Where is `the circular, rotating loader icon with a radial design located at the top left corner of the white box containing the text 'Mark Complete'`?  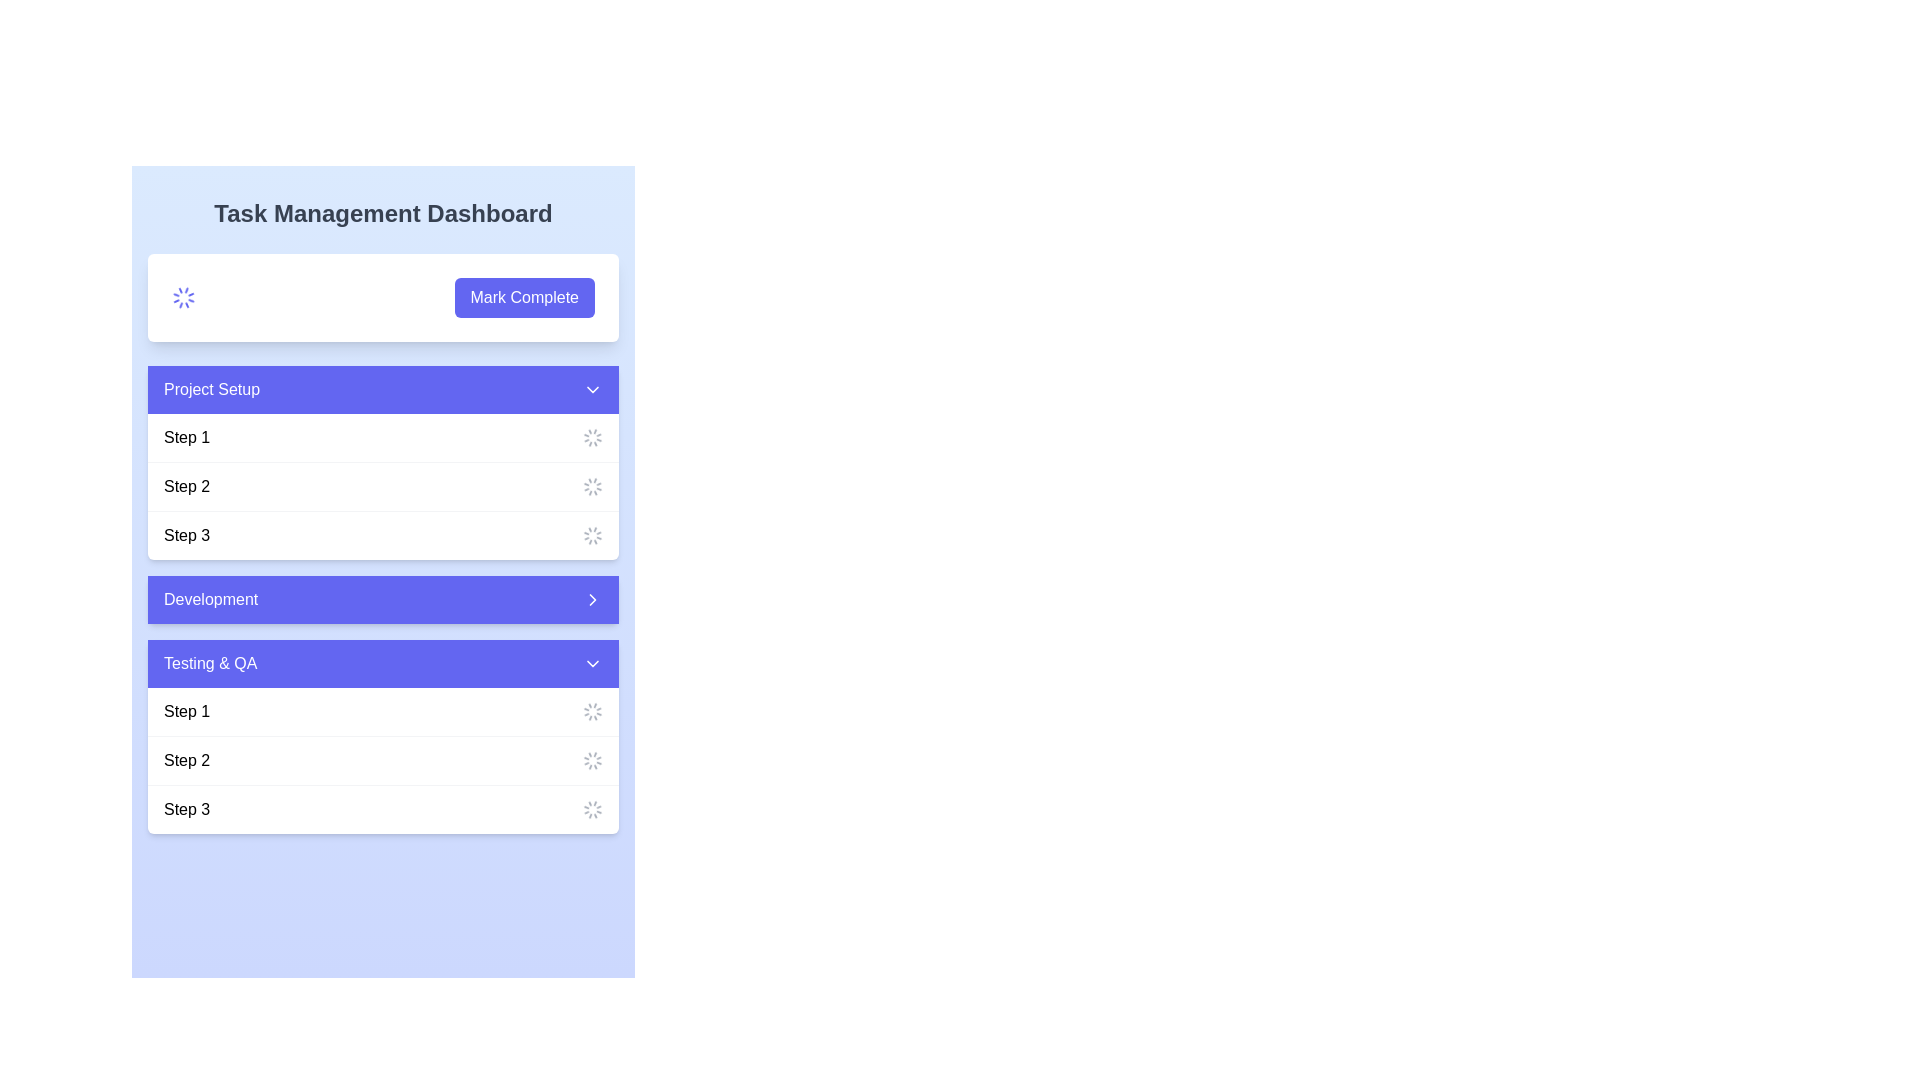
the circular, rotating loader icon with a radial design located at the top left corner of the white box containing the text 'Mark Complete' is located at coordinates (183, 297).